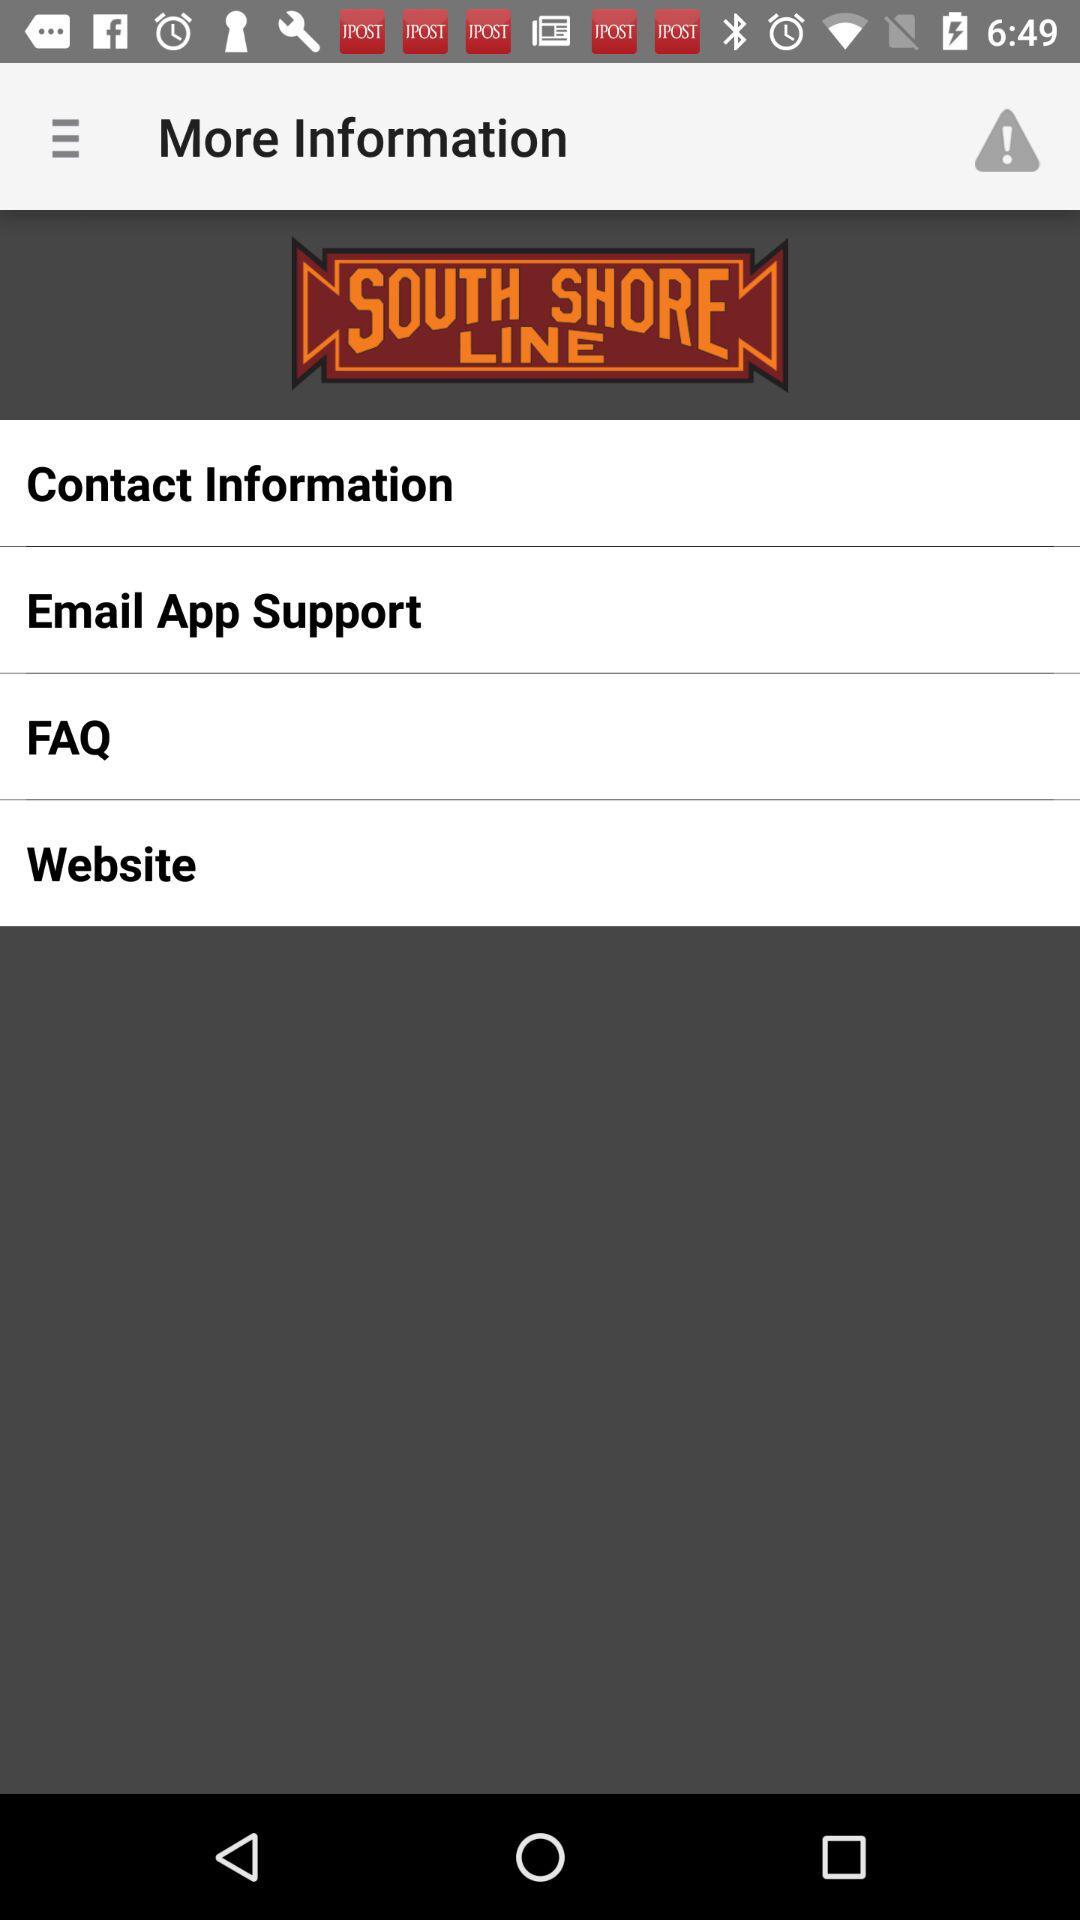  Describe the element at coordinates (507, 483) in the screenshot. I see `the item above the email app support icon` at that location.